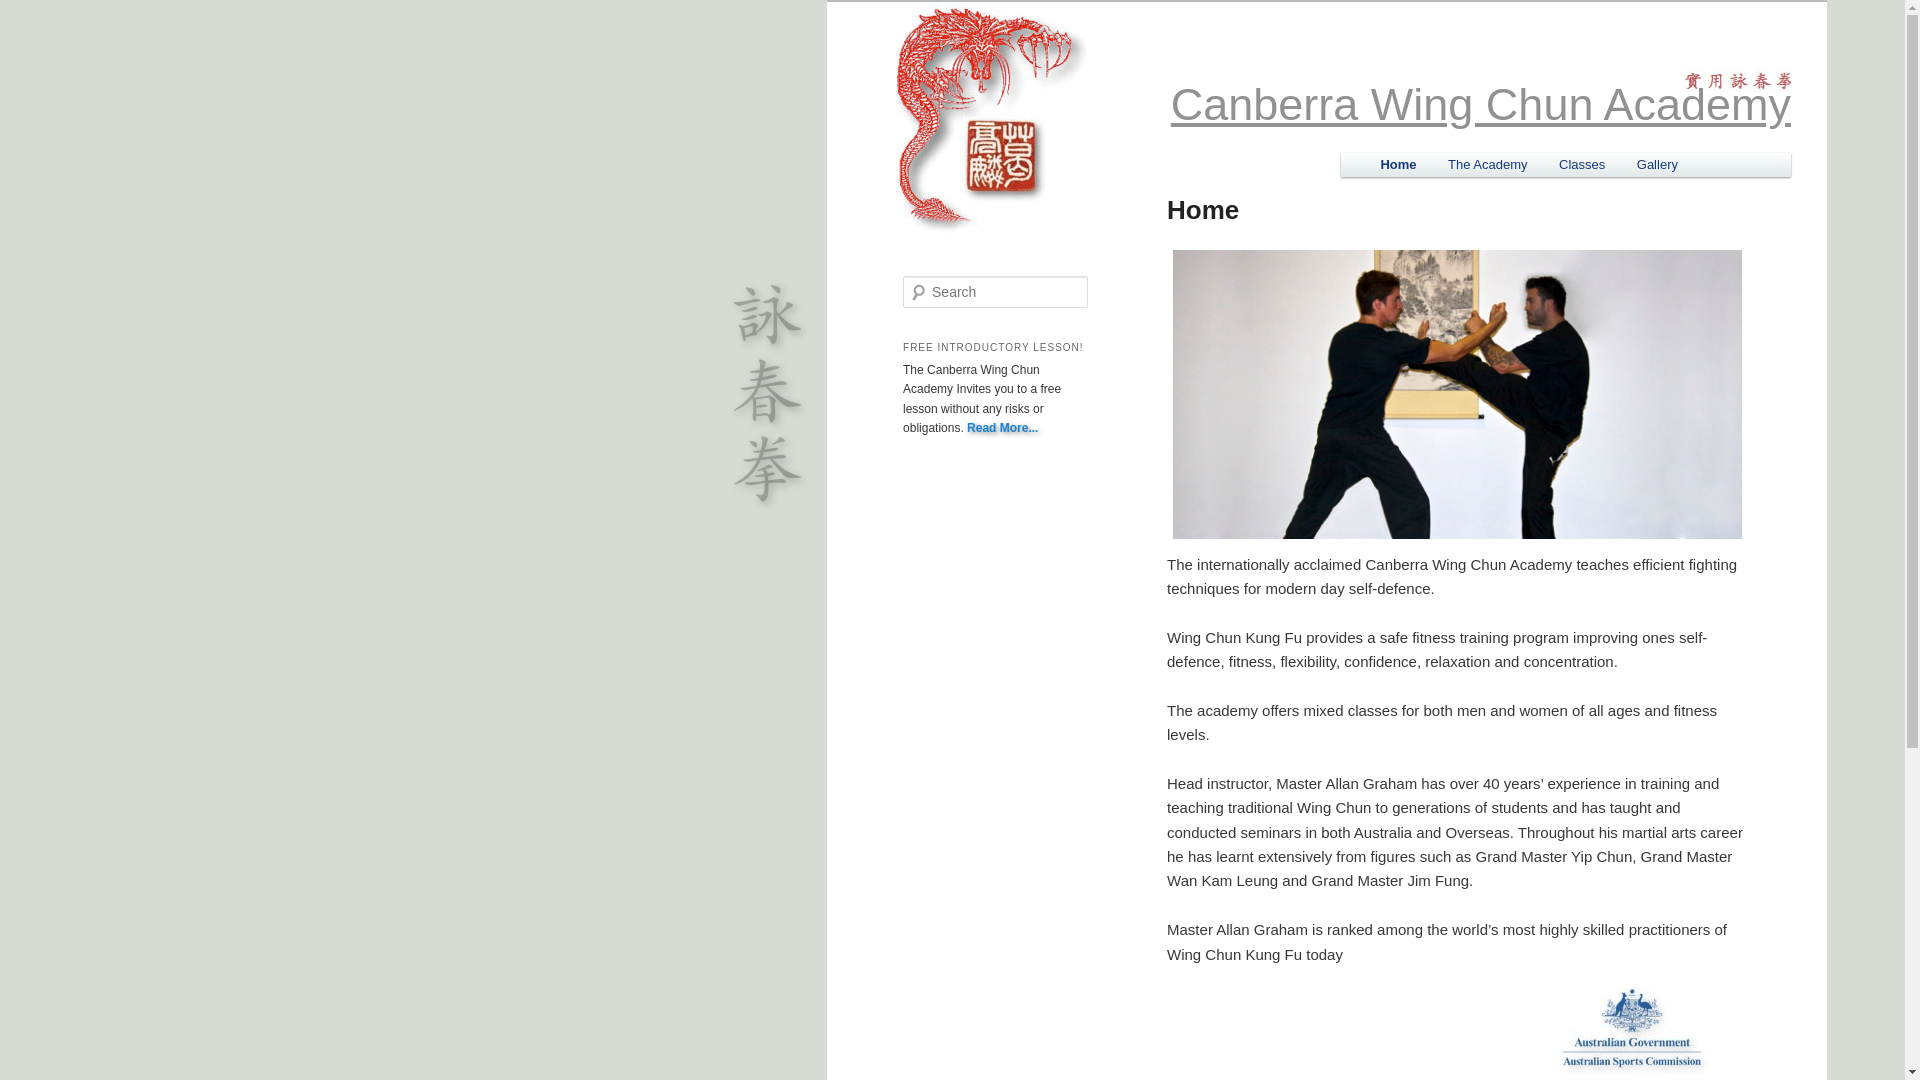 This screenshot has width=1920, height=1080. What do you see at coordinates (1481, 104) in the screenshot?
I see `'Canberra Wing Chun Academy'` at bounding box center [1481, 104].